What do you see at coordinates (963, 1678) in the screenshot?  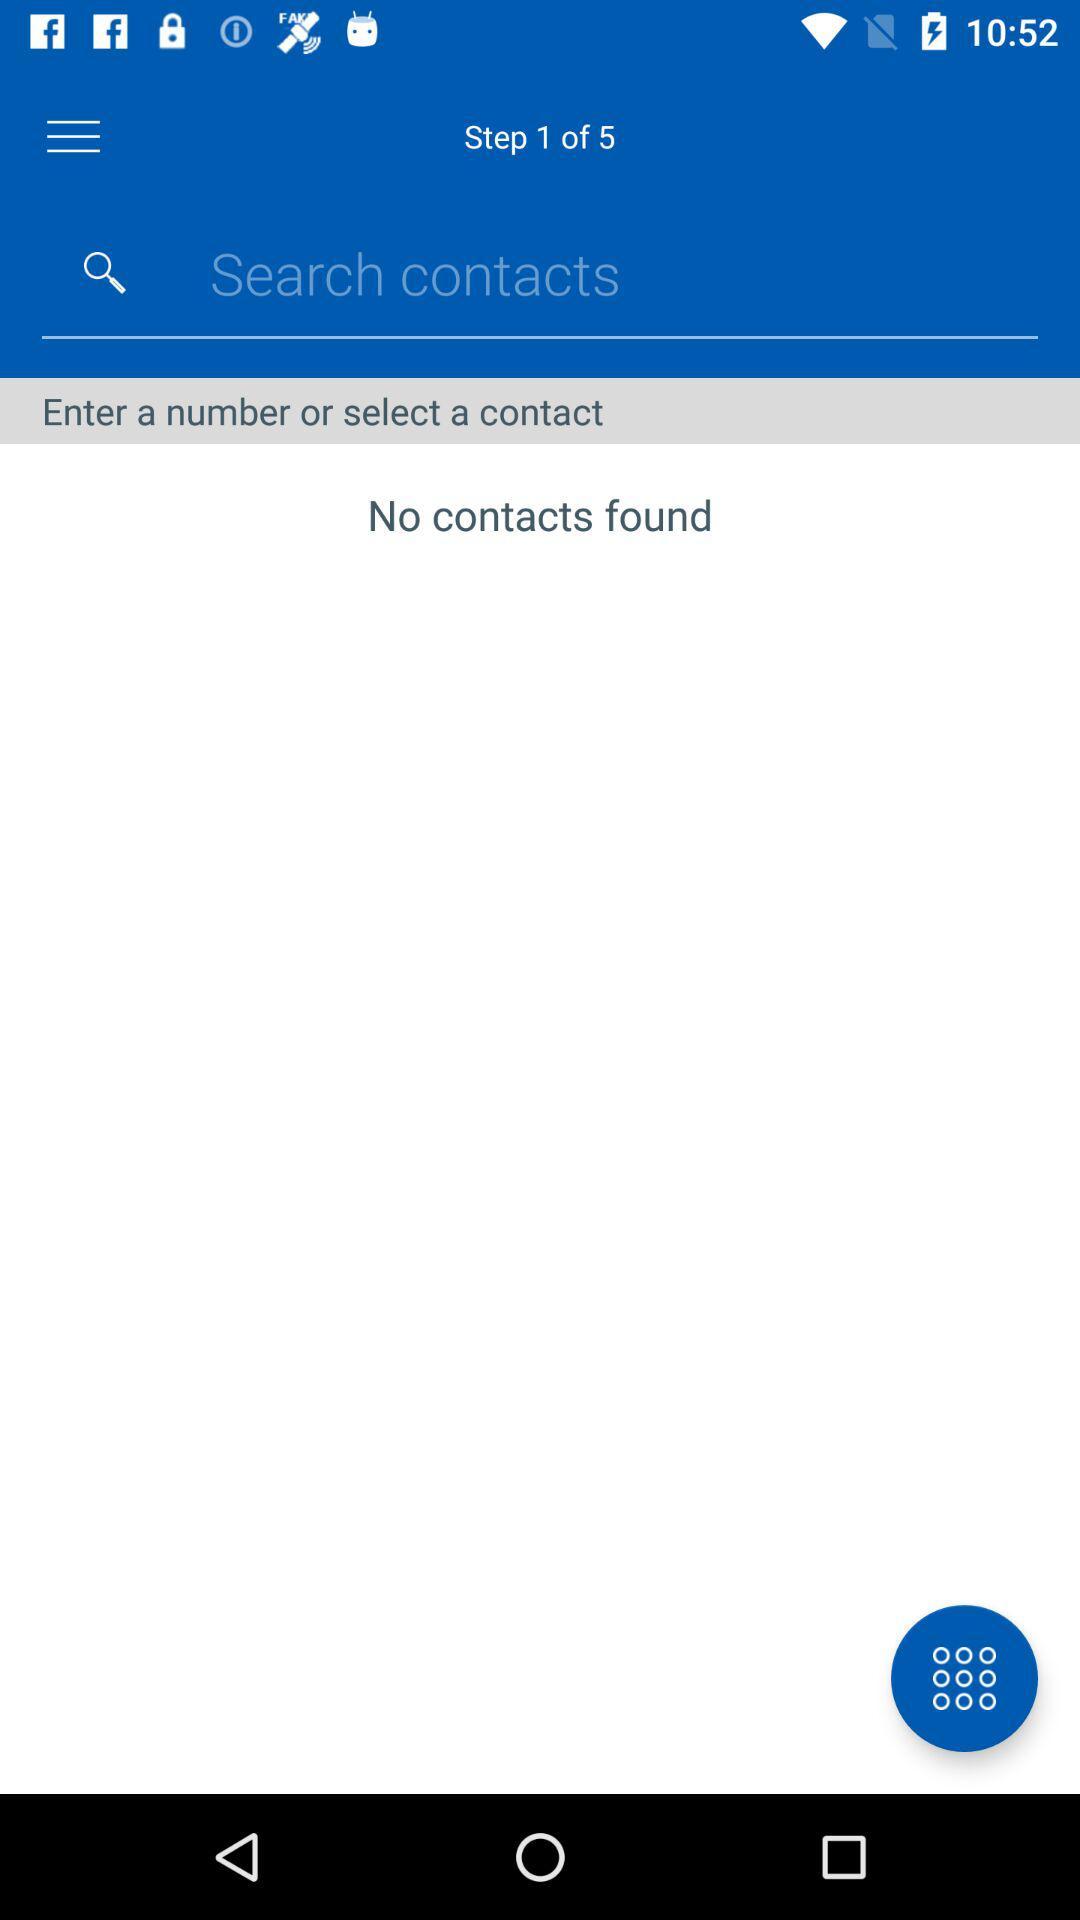 I see `the item below the enter a number` at bounding box center [963, 1678].